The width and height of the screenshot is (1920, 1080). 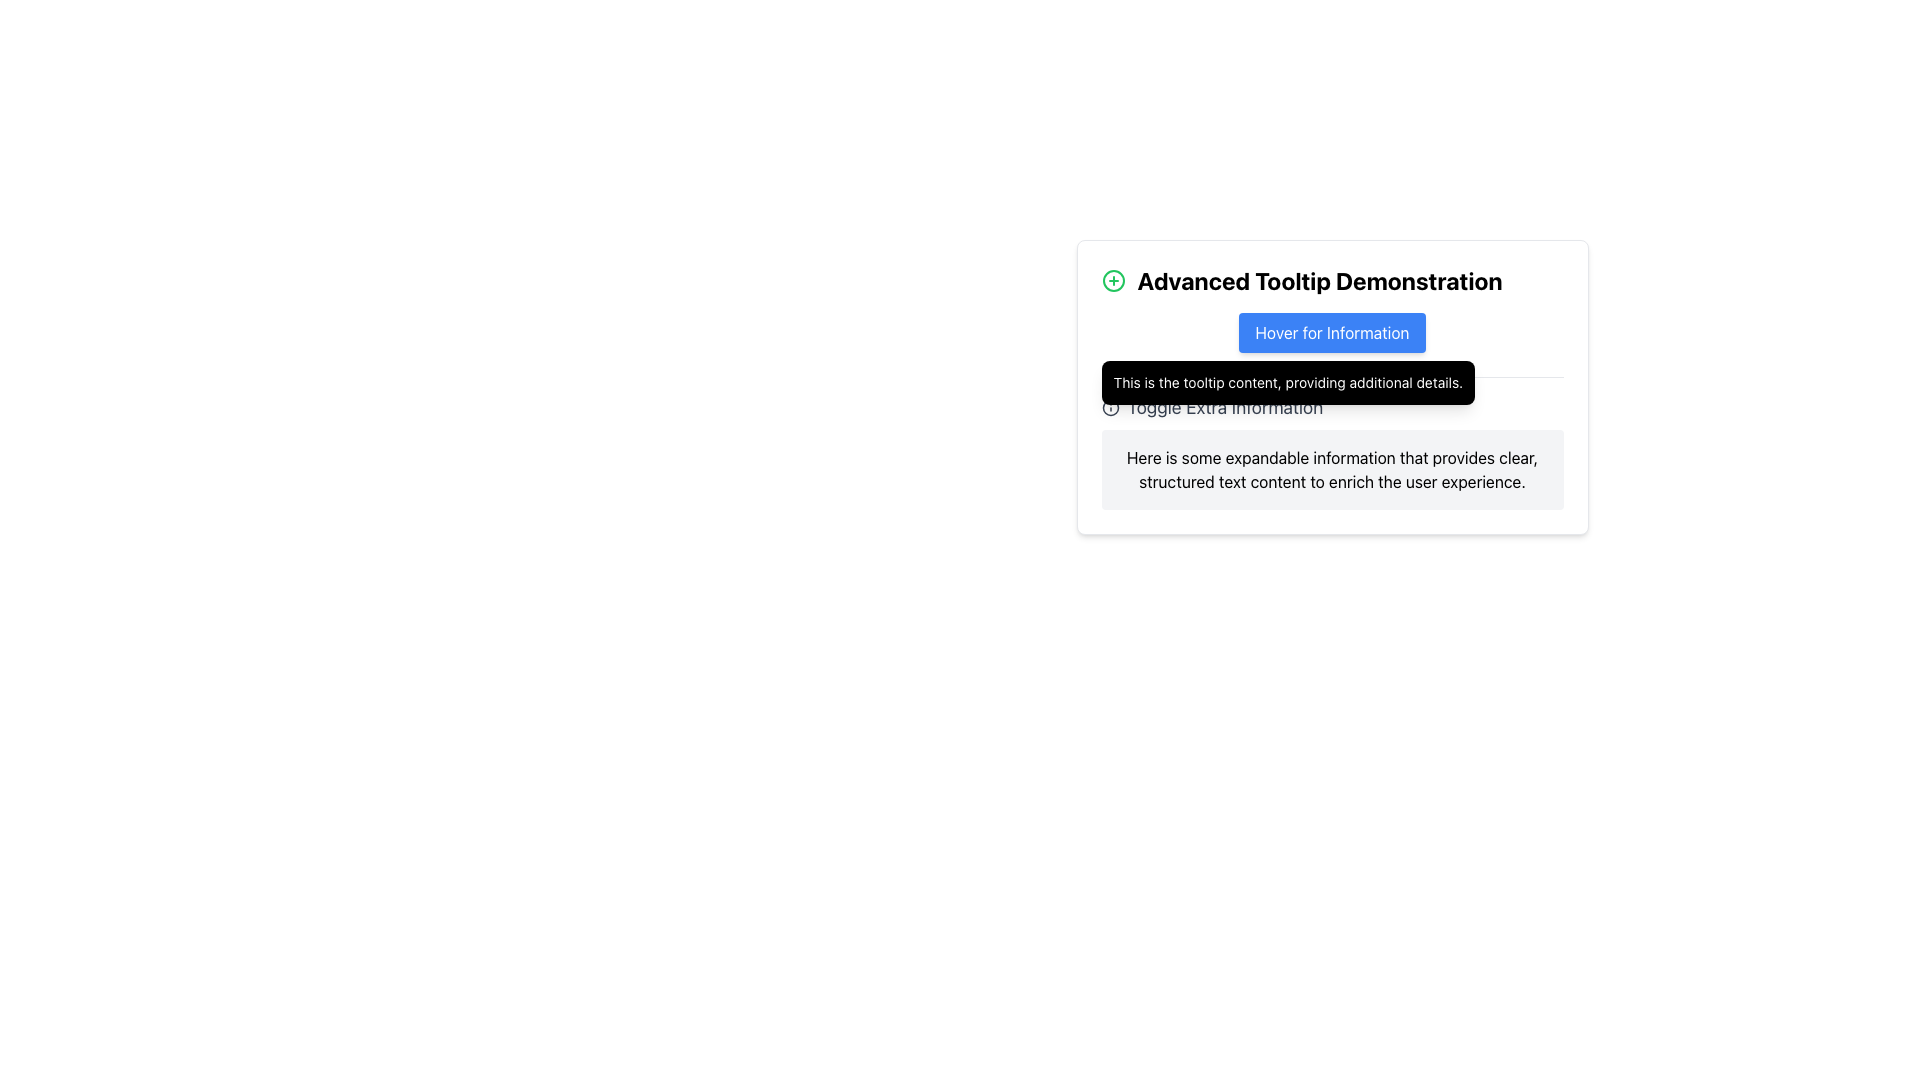 What do you see at coordinates (1332, 331) in the screenshot?
I see `the blue button with rounded corners labeled 'Hover for Information', which is centrally located above a black tooltip box` at bounding box center [1332, 331].